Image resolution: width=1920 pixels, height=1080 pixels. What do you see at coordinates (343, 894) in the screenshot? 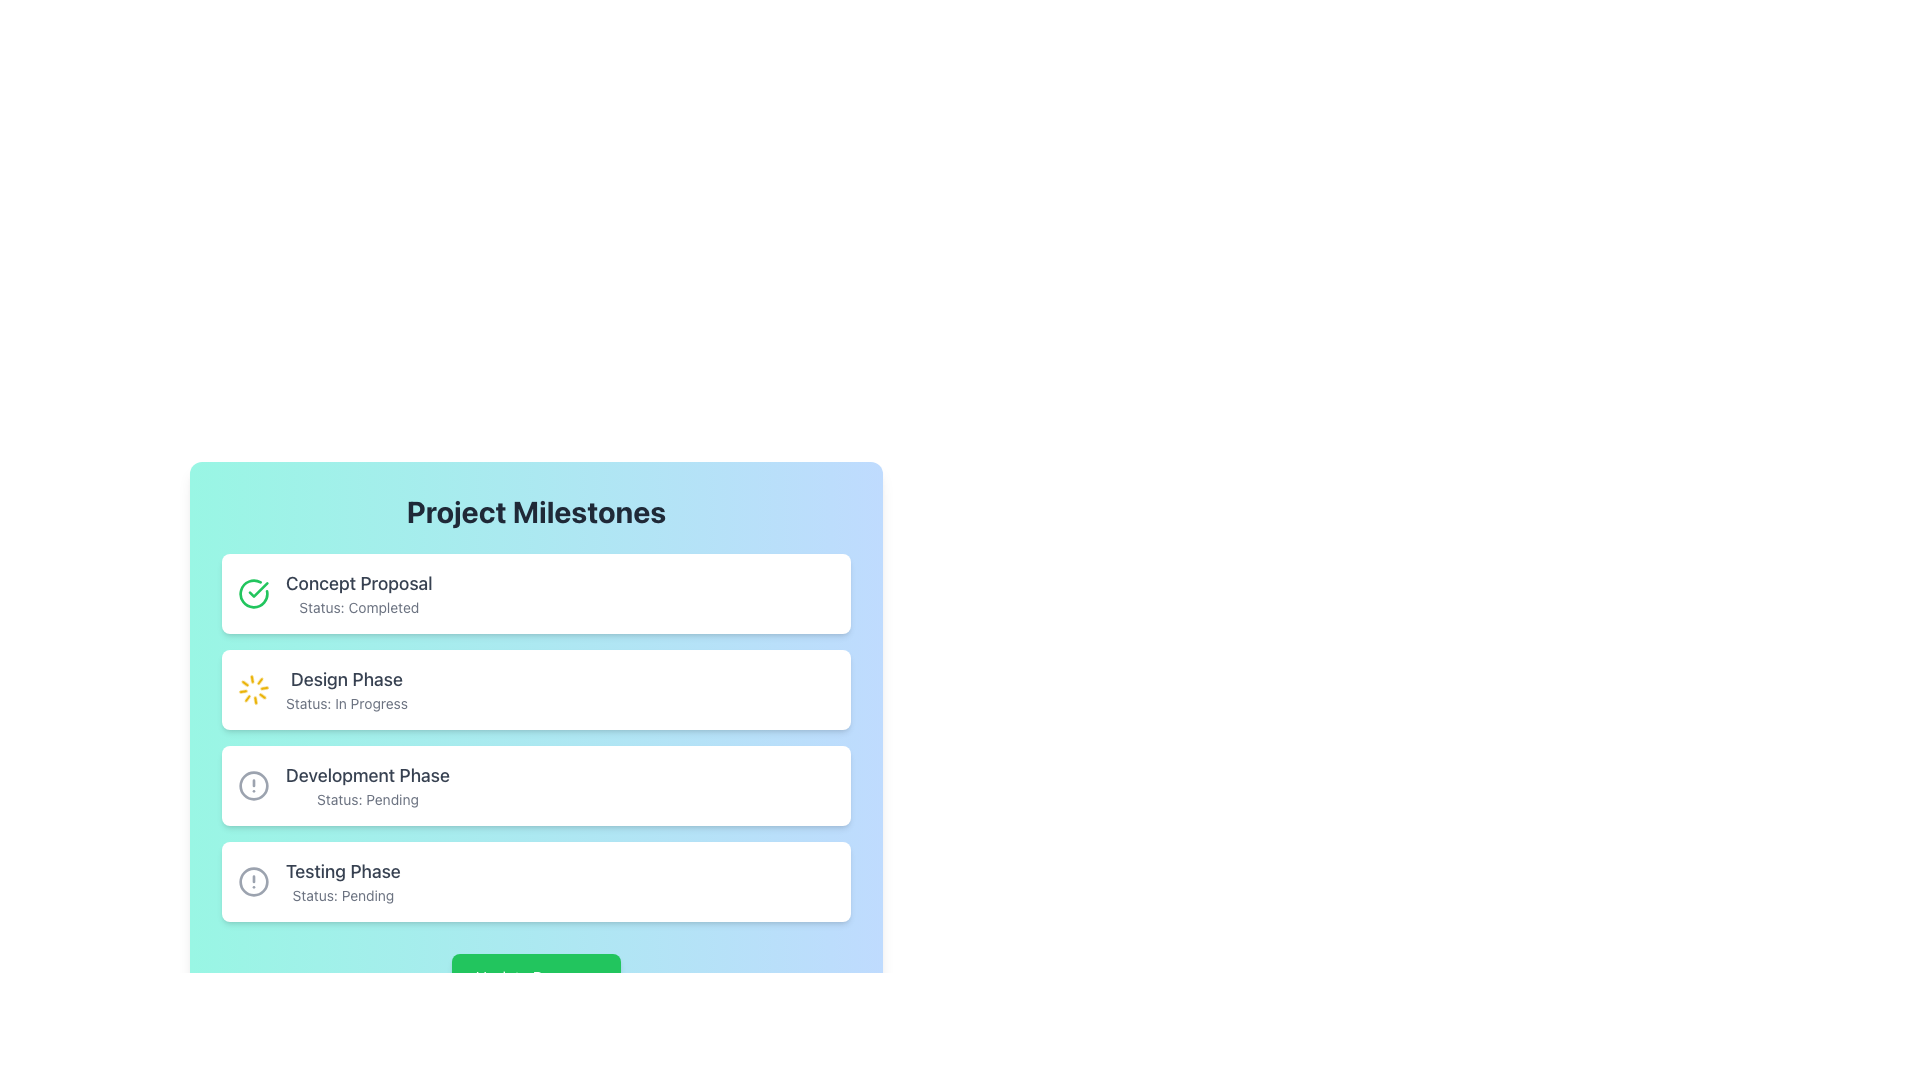
I see `the Static Text Label displaying 'Status: Pending' located under the 'Testing Phase' header in the Project Milestones list` at bounding box center [343, 894].